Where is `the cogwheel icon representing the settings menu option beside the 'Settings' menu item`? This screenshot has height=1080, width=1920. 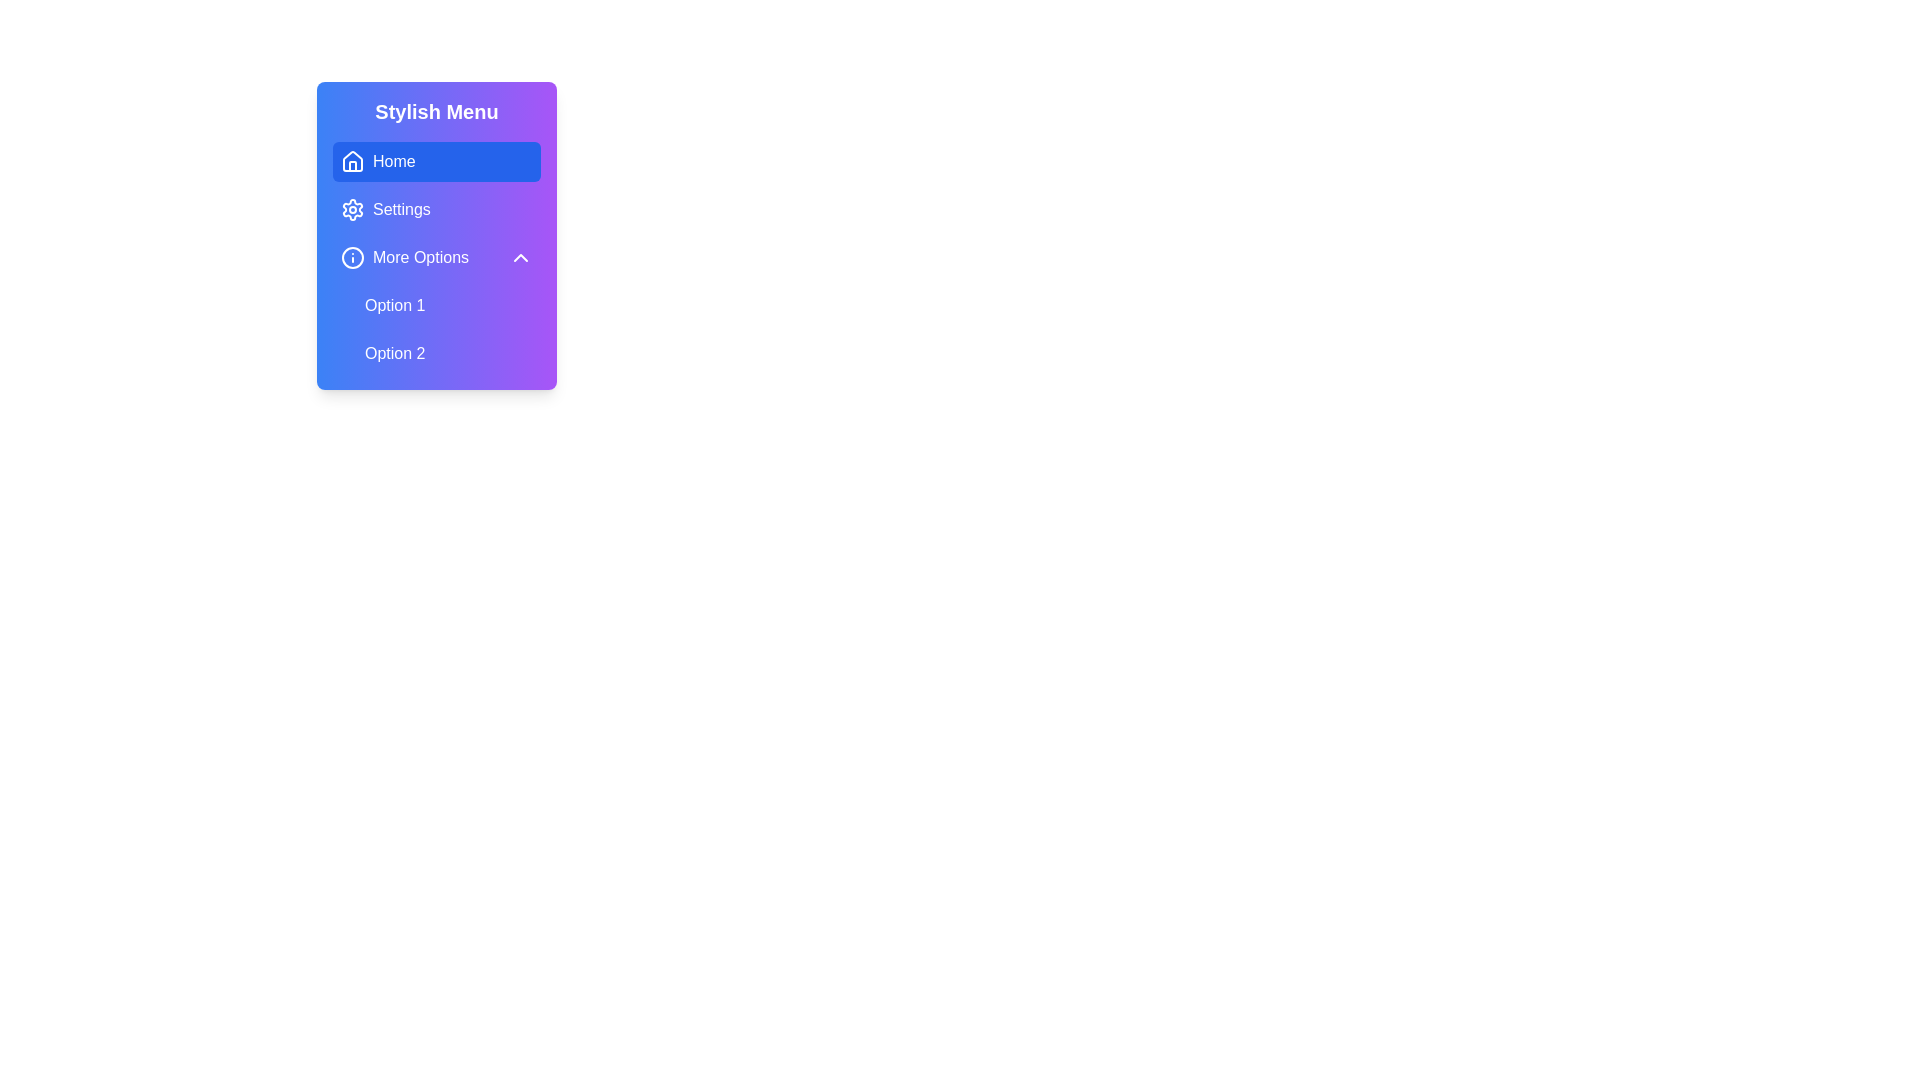 the cogwheel icon representing the settings menu option beside the 'Settings' menu item is located at coordinates (353, 209).